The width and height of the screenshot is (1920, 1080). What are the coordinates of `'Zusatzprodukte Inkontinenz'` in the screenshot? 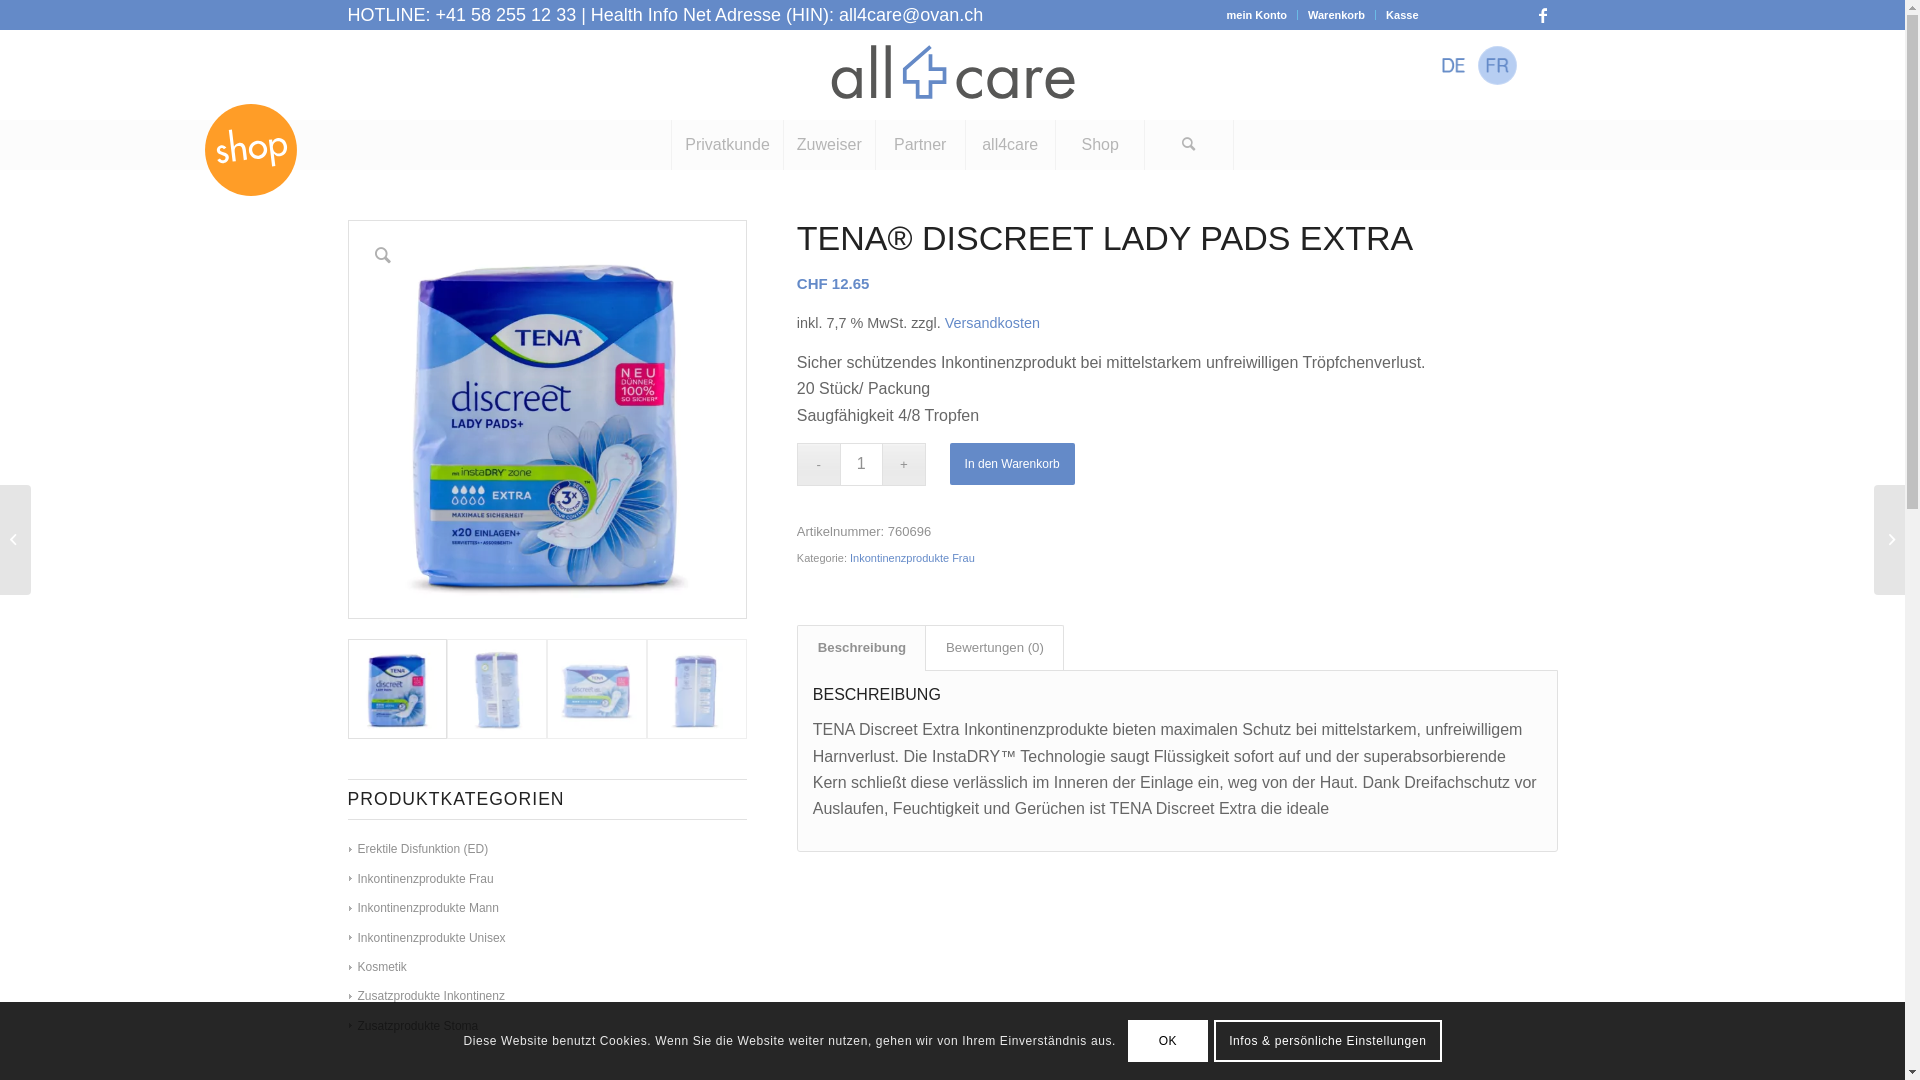 It's located at (347, 995).